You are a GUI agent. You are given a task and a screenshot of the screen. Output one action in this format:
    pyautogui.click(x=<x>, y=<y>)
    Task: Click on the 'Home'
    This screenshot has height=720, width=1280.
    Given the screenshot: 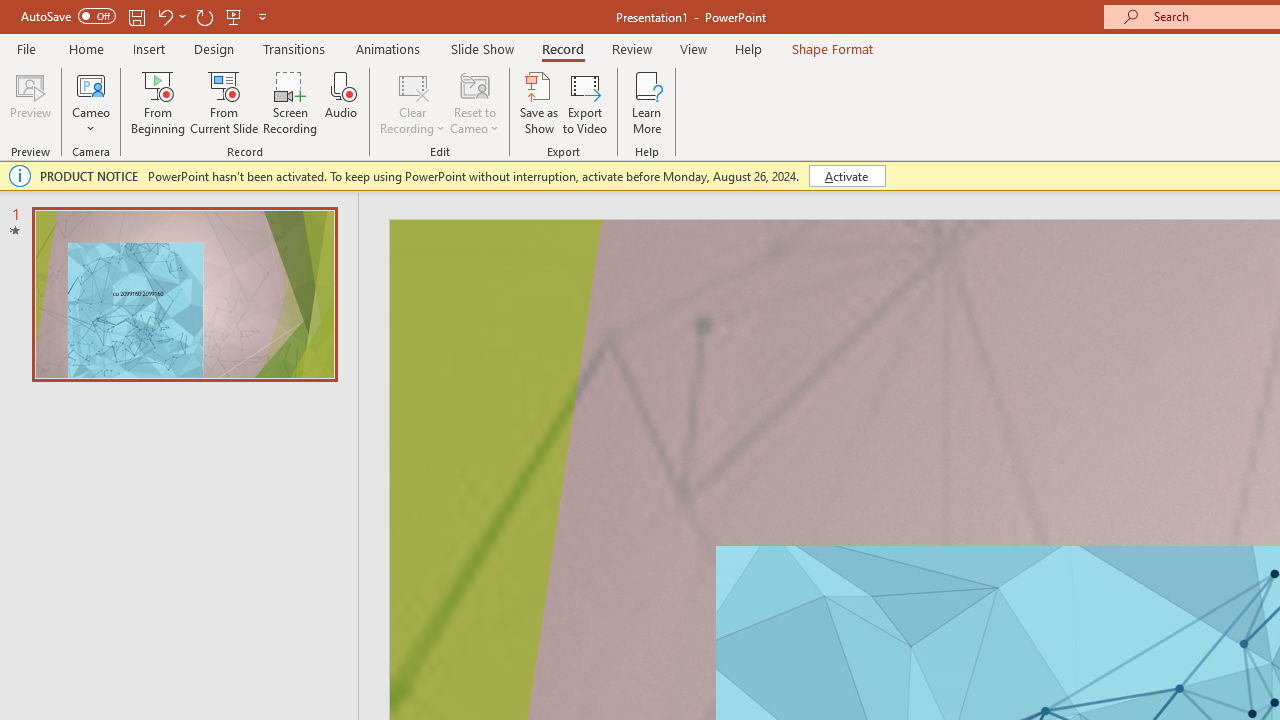 What is the action you would take?
    pyautogui.click(x=85, y=48)
    